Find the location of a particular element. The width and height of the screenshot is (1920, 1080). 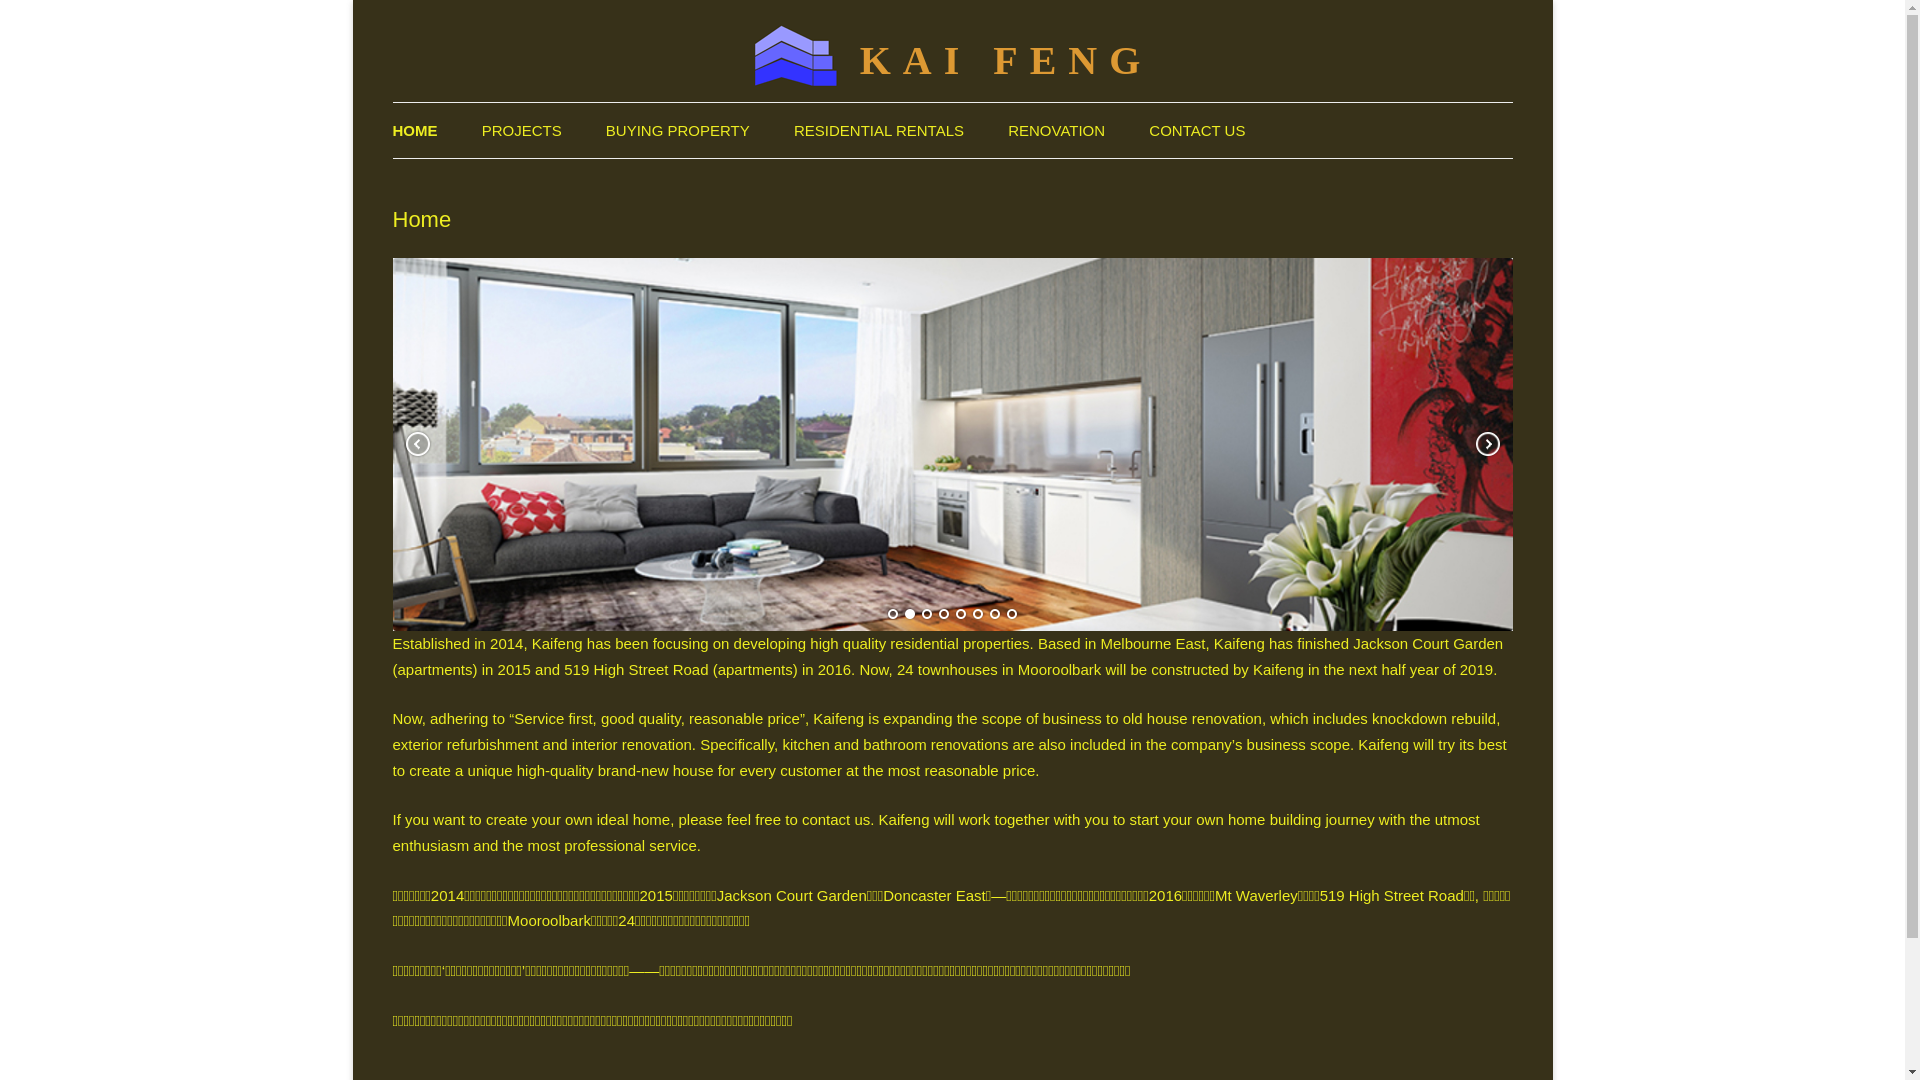

'RENOVATION' is located at coordinates (1055, 130).